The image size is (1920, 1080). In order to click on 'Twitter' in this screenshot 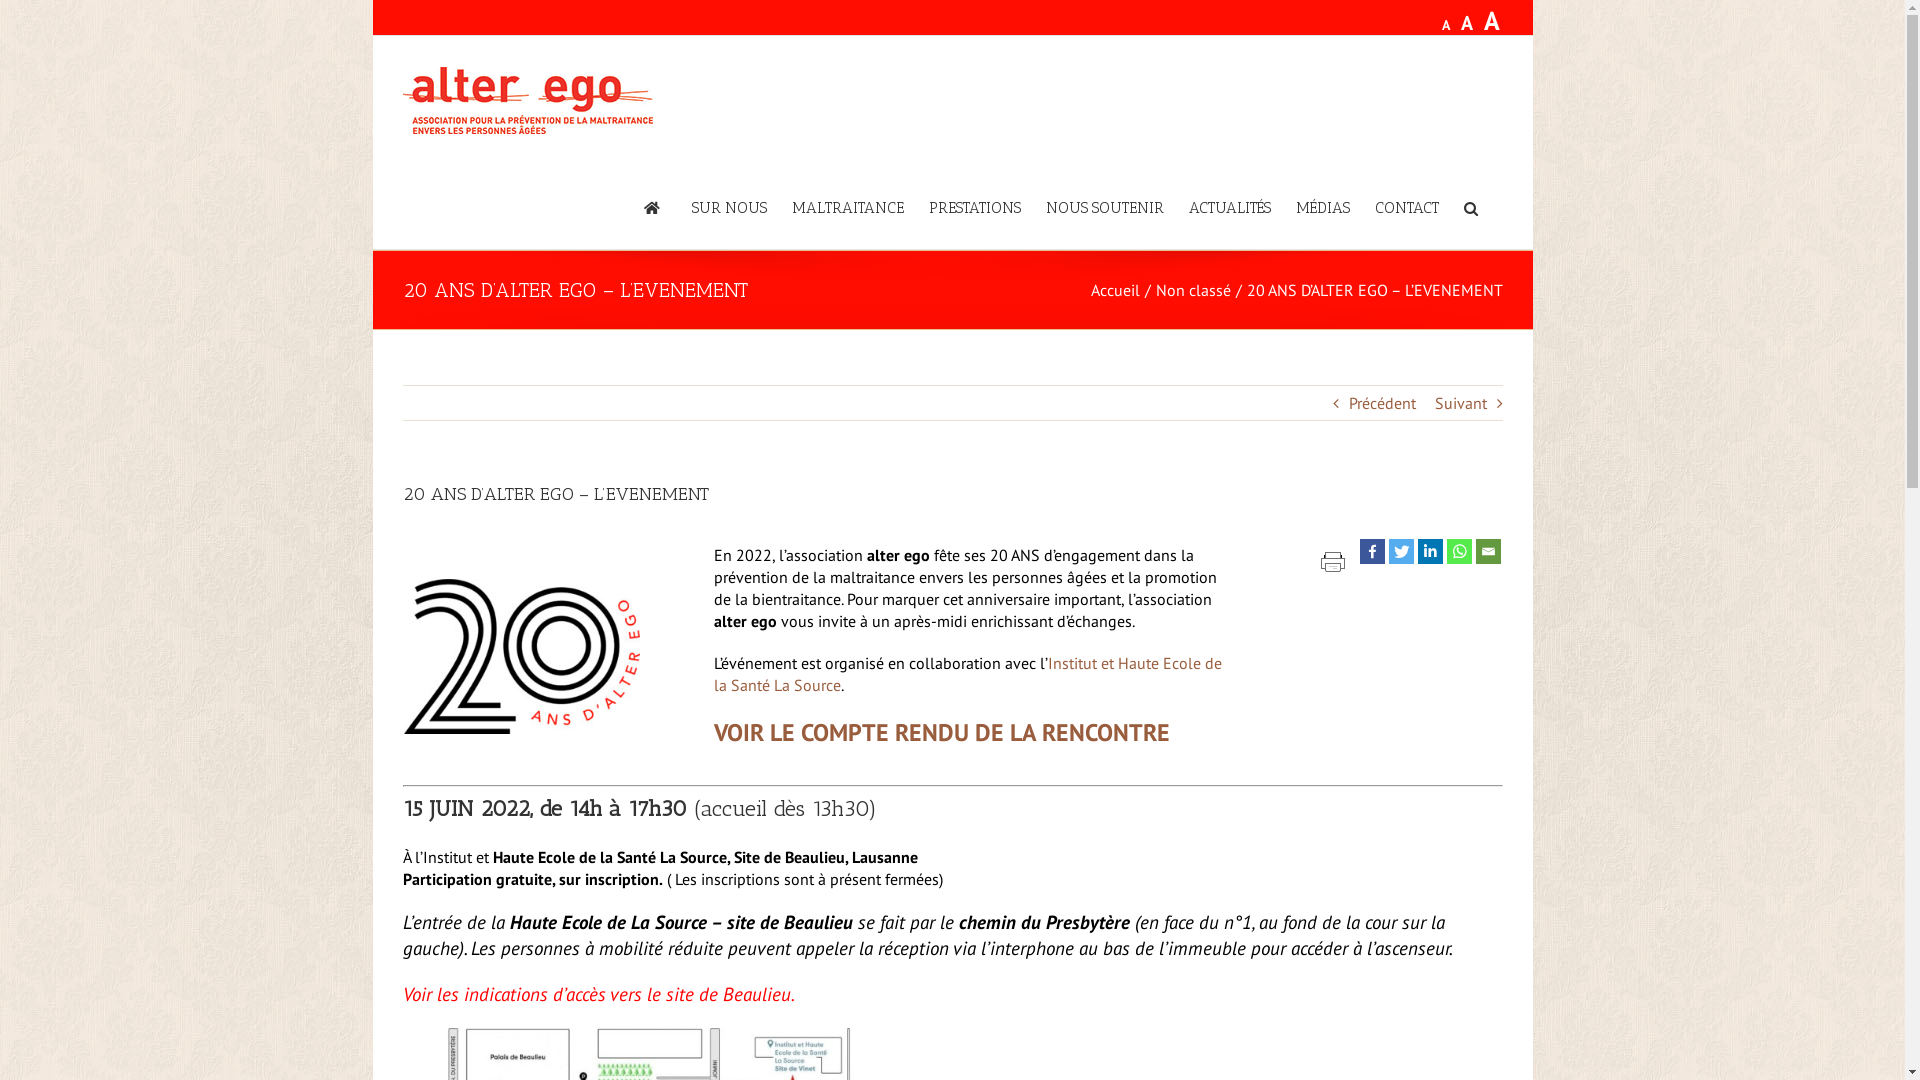, I will do `click(1399, 551)`.